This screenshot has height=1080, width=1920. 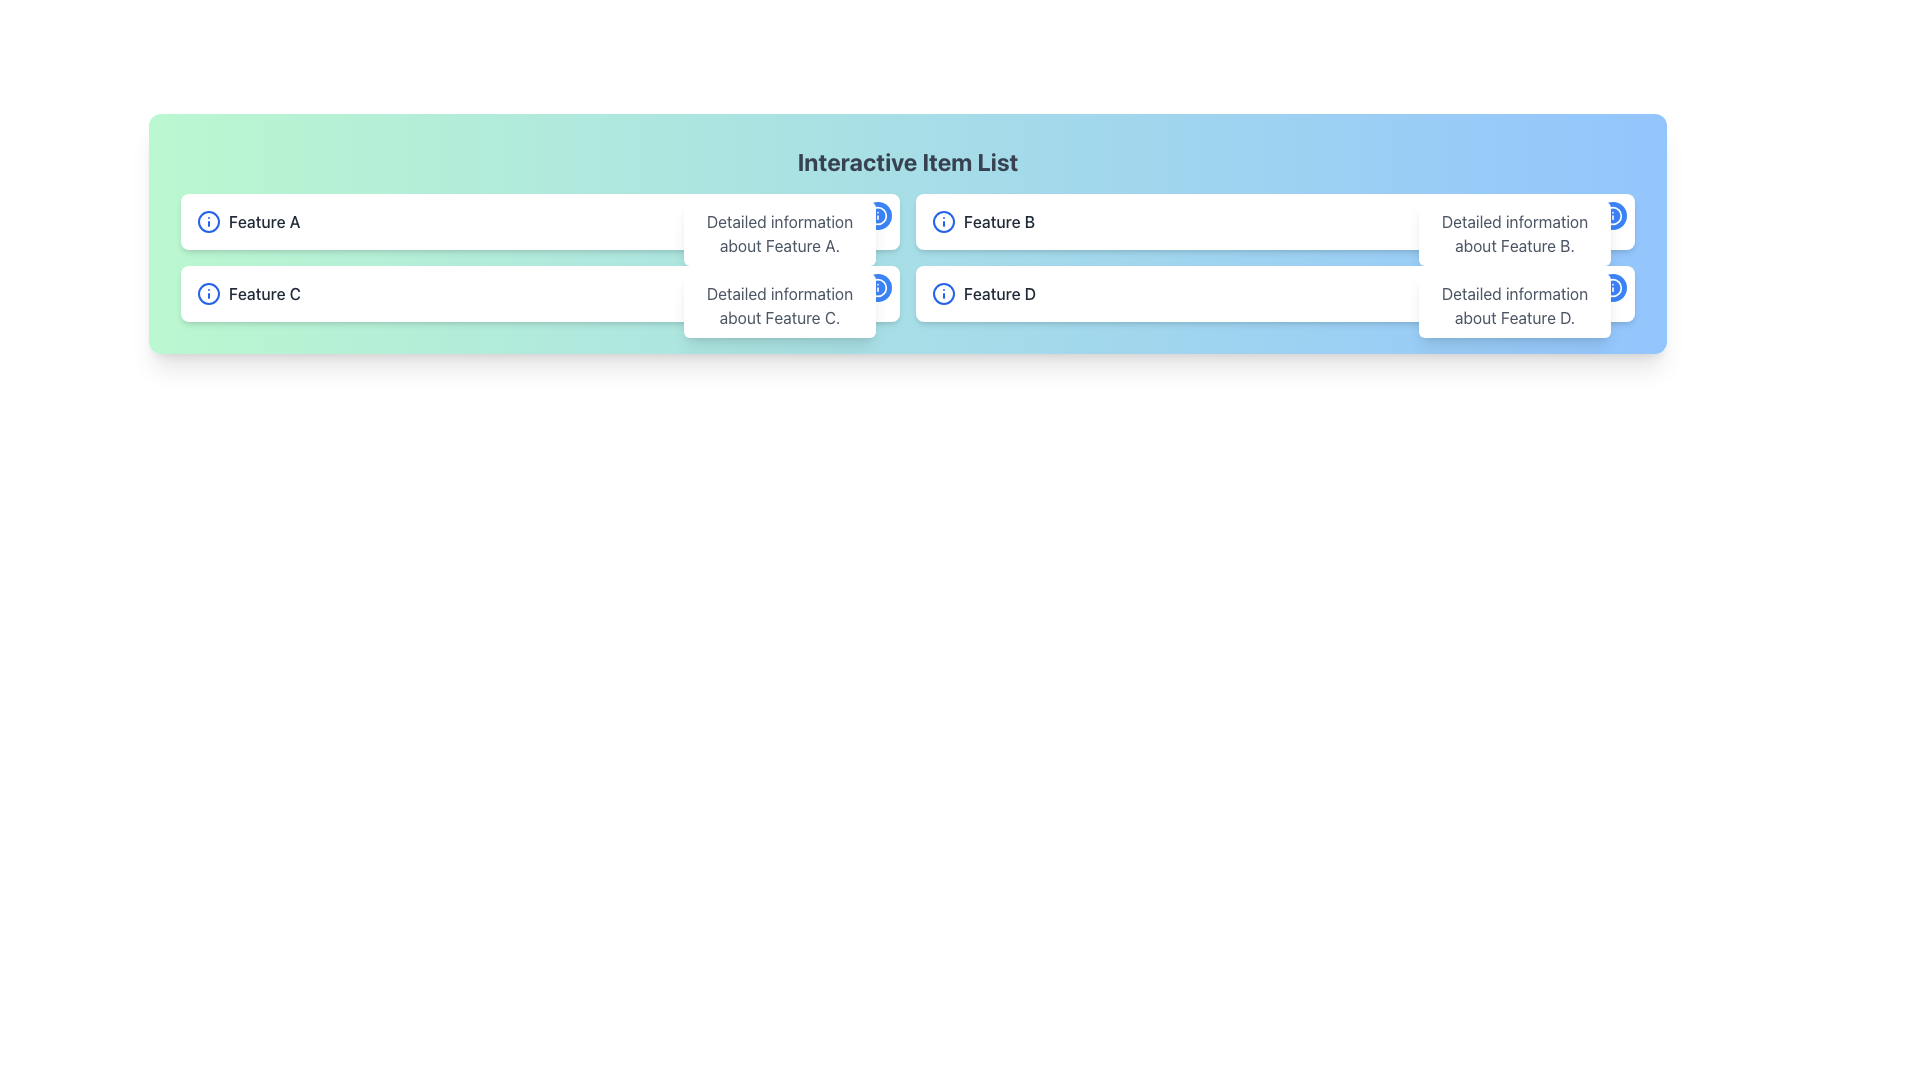 What do you see at coordinates (263, 222) in the screenshot?
I see `the Text Label element displaying 'Feature A', which is aligned to the left in a vertical list with a soft green background` at bounding box center [263, 222].